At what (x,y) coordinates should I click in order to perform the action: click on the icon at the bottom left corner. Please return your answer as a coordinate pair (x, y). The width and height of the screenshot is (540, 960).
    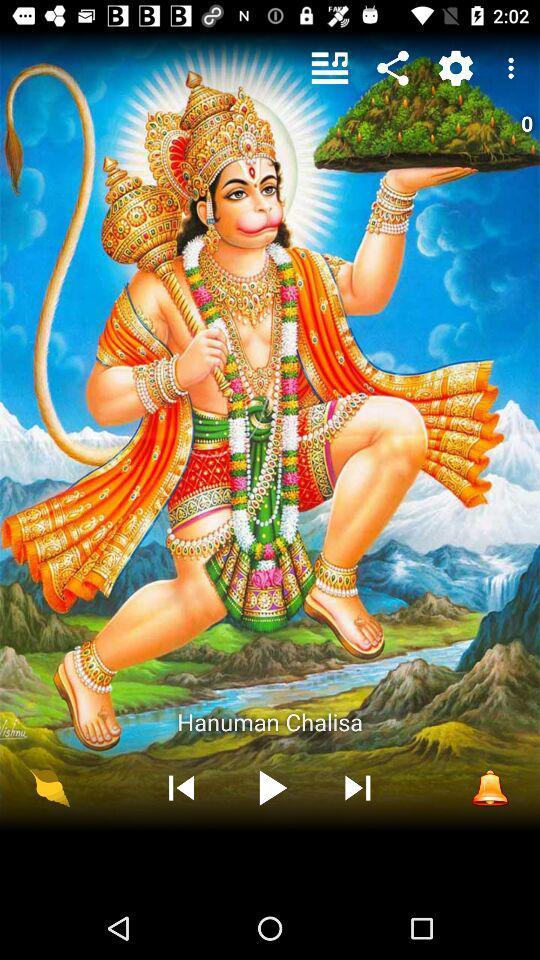
    Looking at the image, I should click on (49, 787).